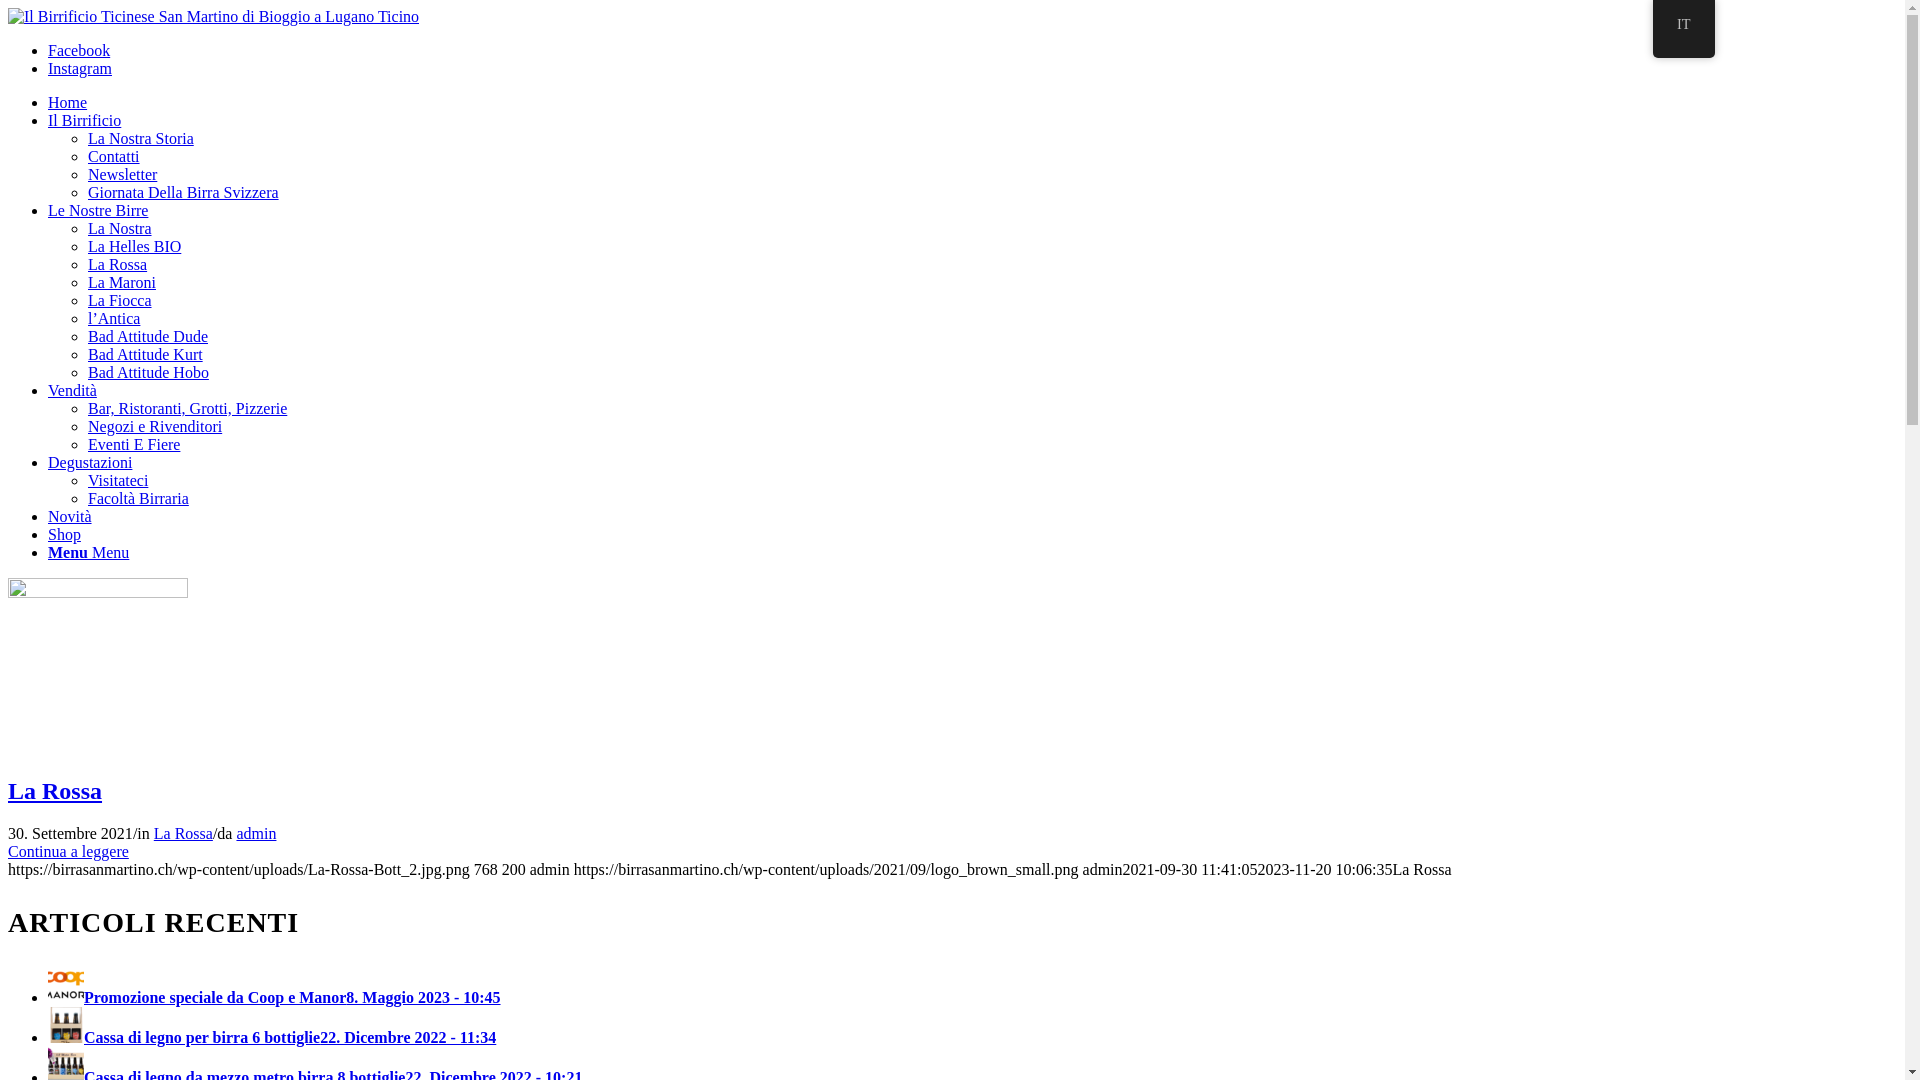 This screenshot has width=1920, height=1080. Describe the element at coordinates (1683, 29) in the screenshot. I see `'IT'` at that location.